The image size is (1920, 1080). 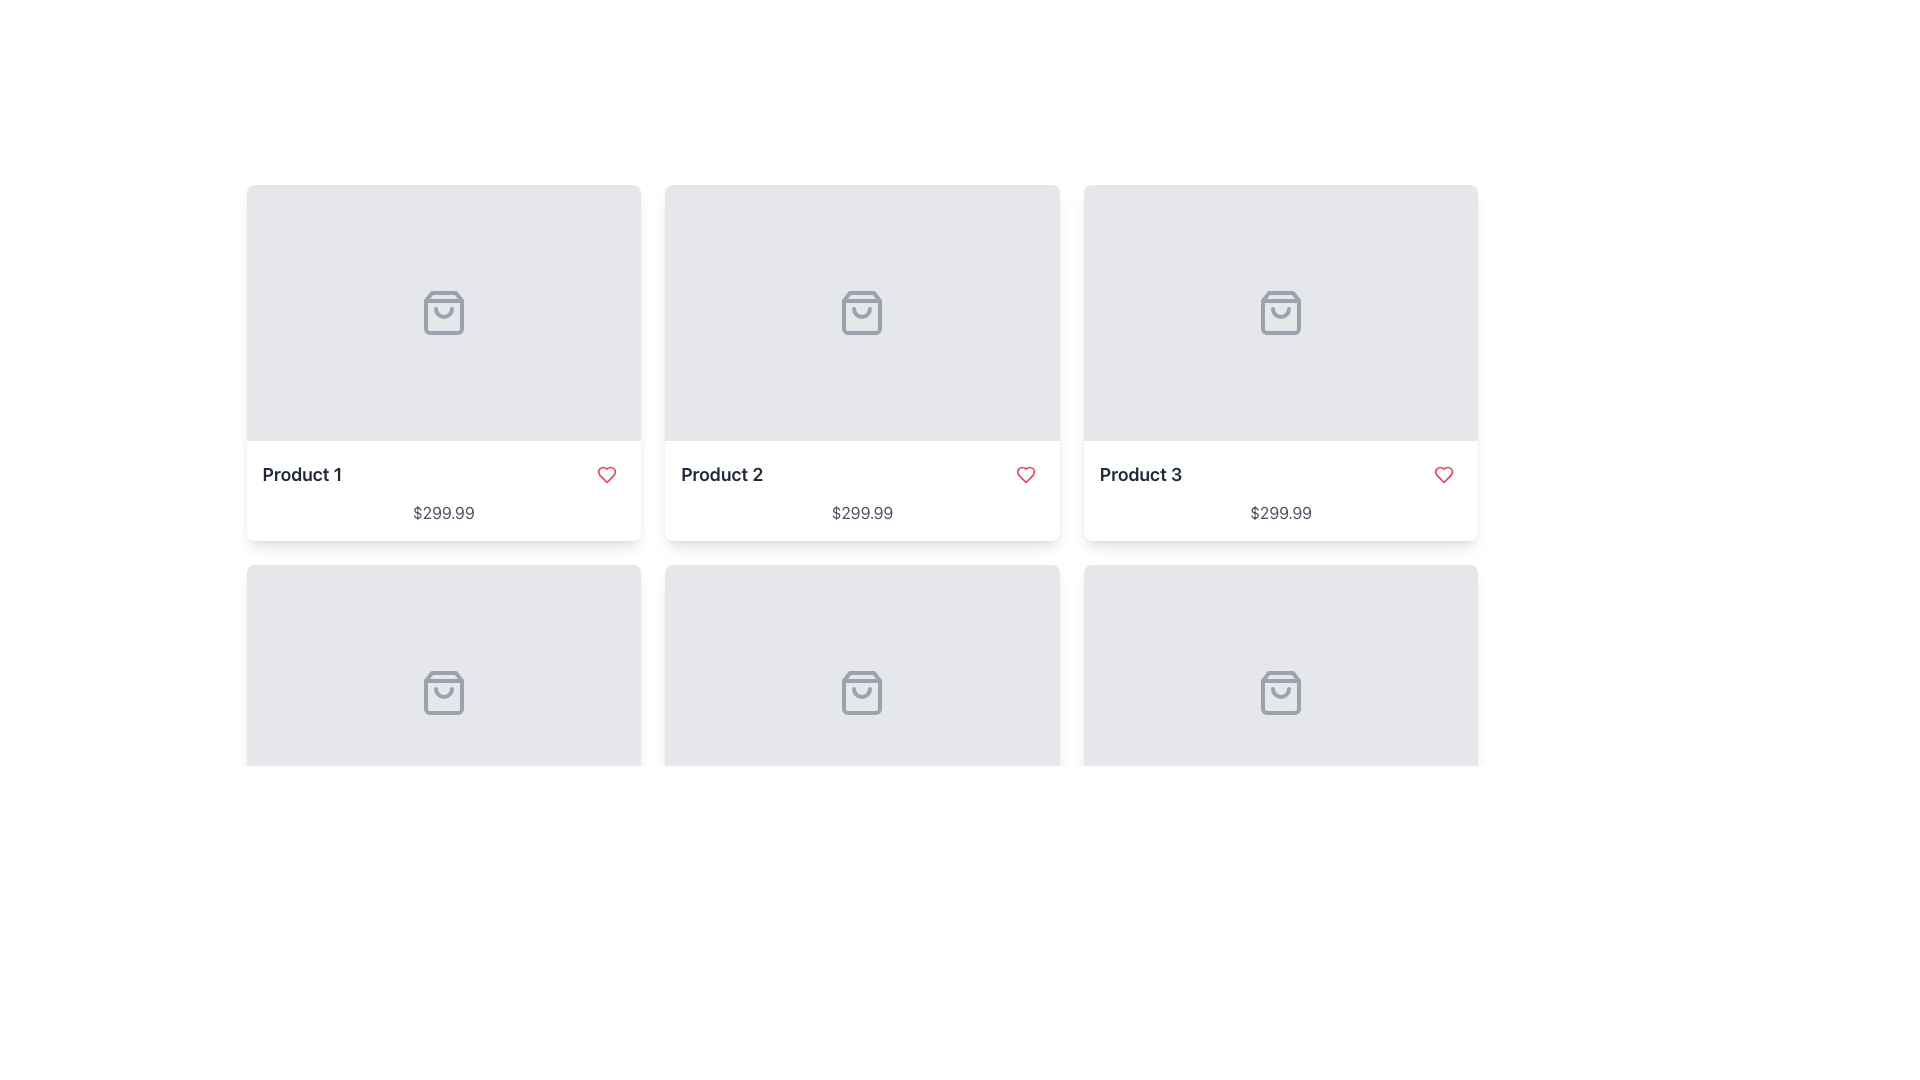 I want to click on the image placeholder with a shopping bag icon located in the bottom right corner of the grid layout, specifically in the fifth card under the header 'Product 6', so click(x=1281, y=692).